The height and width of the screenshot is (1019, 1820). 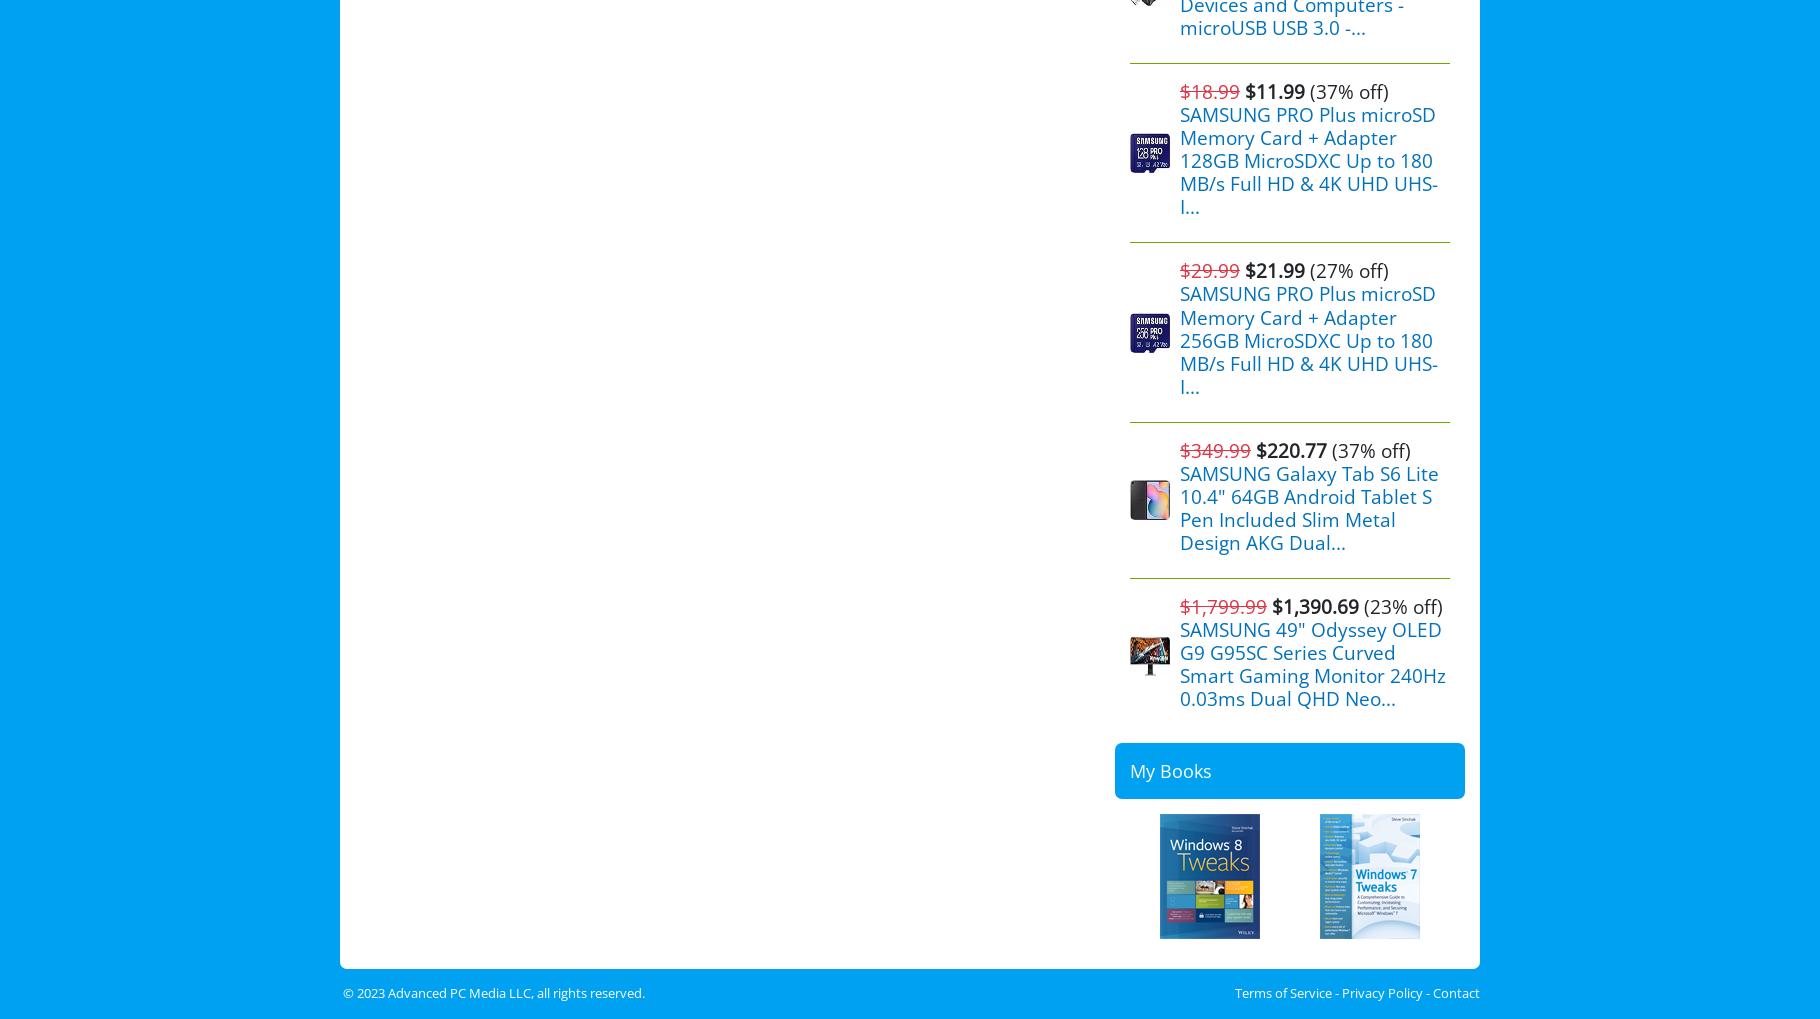 What do you see at coordinates (1209, 270) in the screenshot?
I see `'$29.99'` at bounding box center [1209, 270].